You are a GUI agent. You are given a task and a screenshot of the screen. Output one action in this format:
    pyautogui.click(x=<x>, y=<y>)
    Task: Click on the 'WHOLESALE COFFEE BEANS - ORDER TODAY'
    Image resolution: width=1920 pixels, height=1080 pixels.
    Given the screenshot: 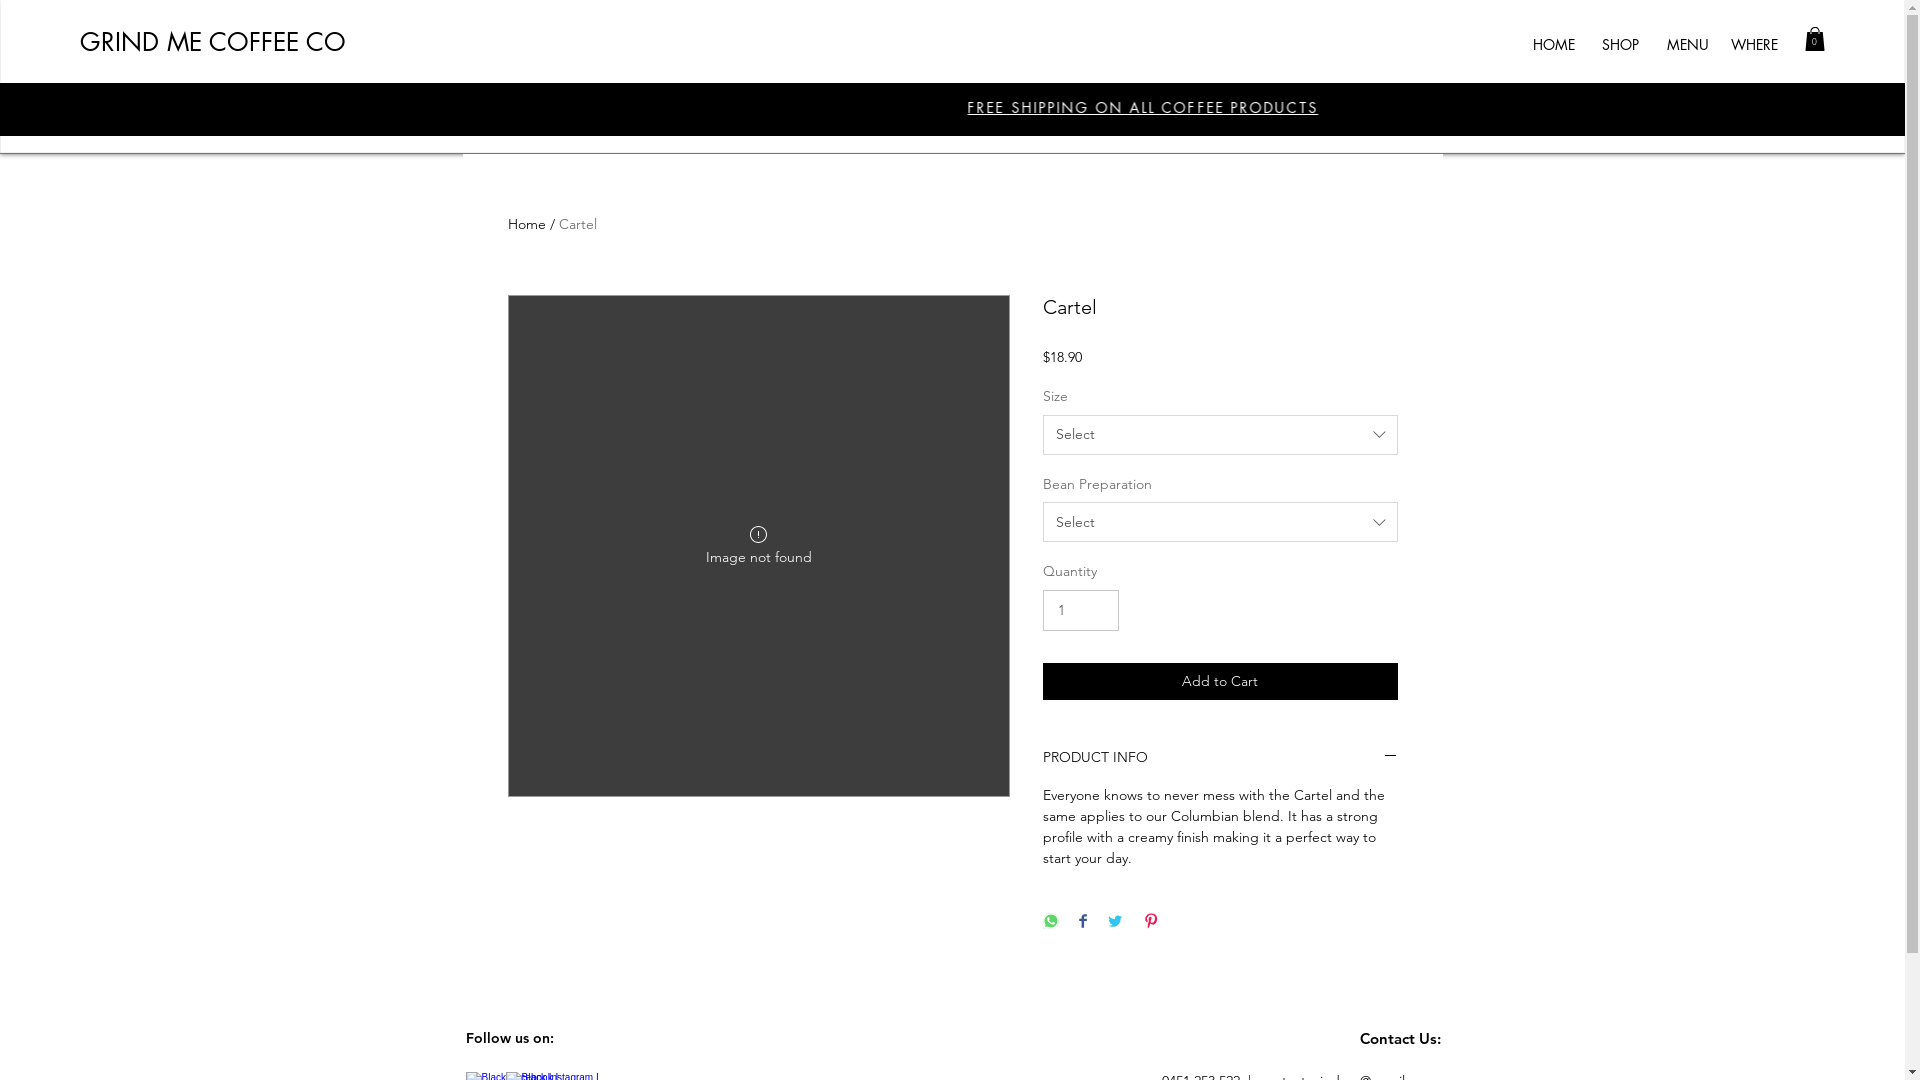 What is the action you would take?
    pyautogui.click(x=915, y=107)
    